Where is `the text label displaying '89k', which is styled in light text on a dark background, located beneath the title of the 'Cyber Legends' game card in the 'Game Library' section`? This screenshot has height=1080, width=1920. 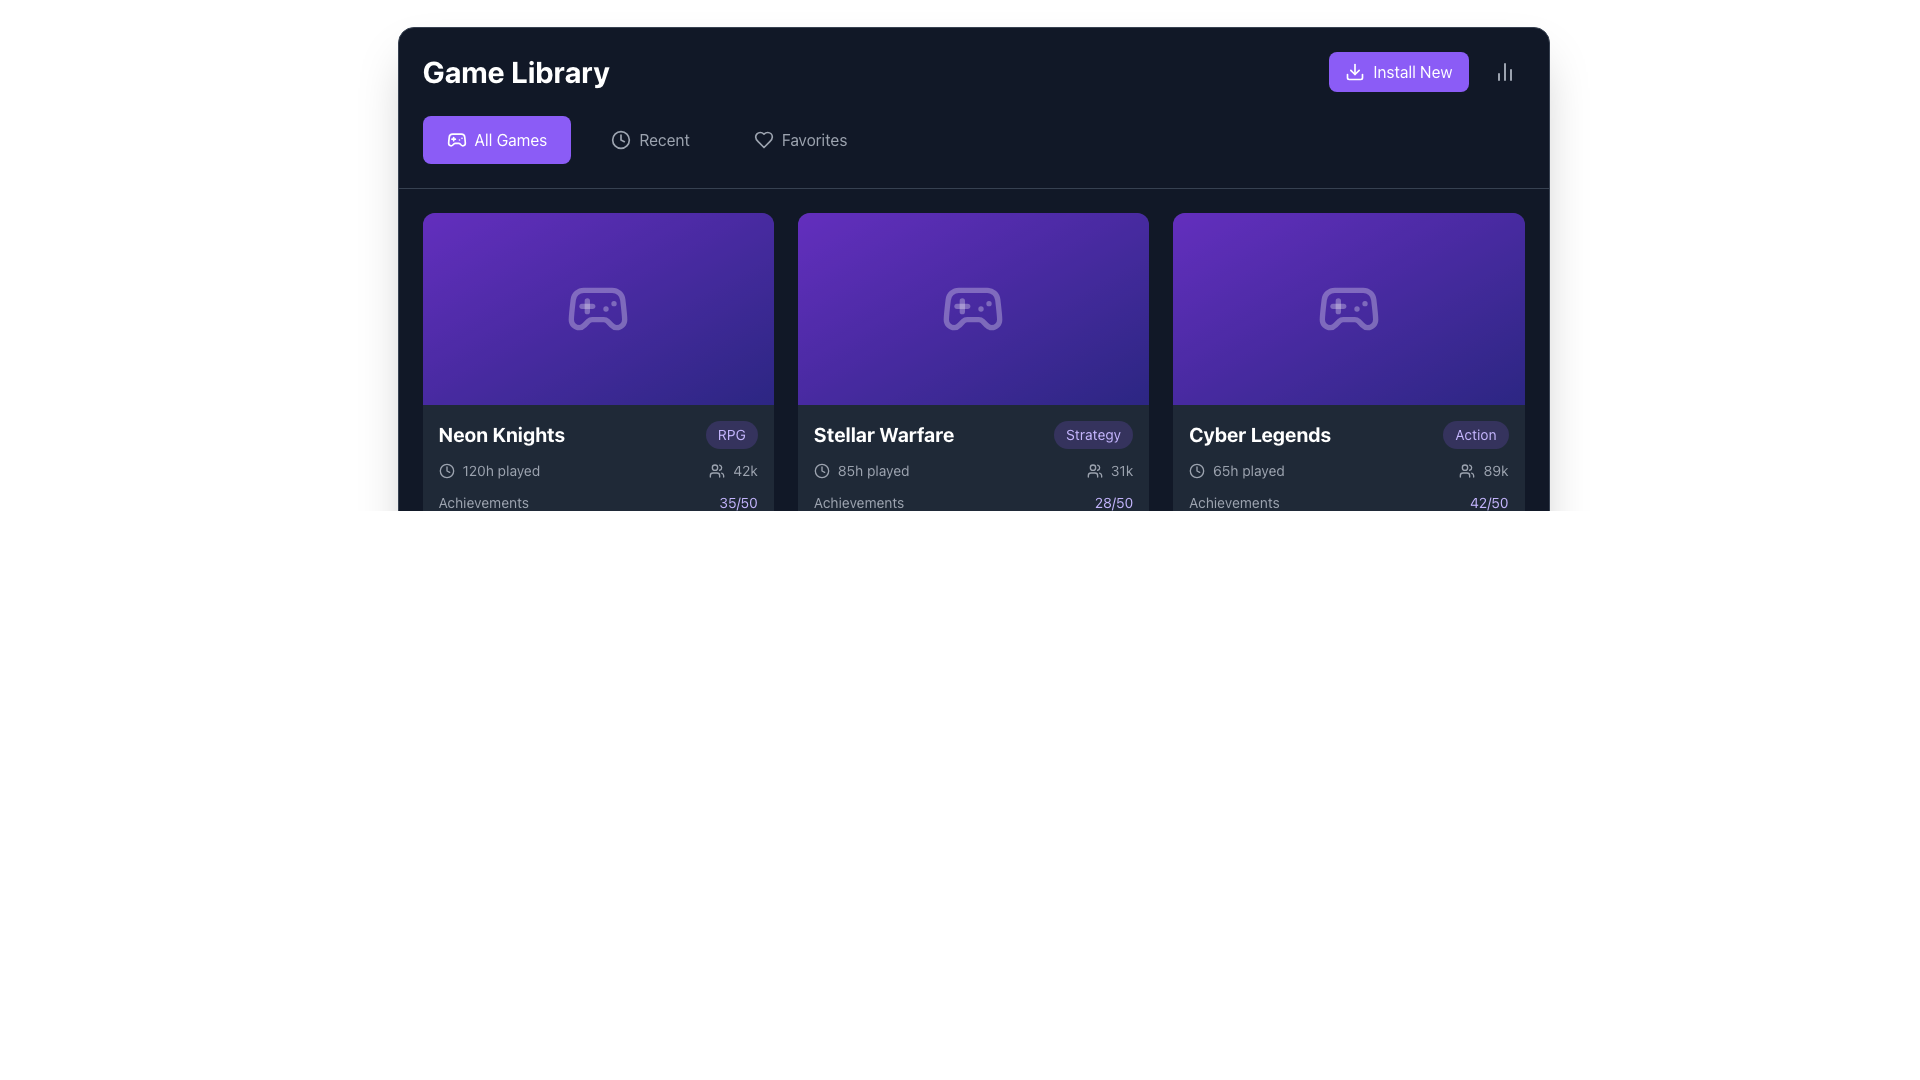
the text label displaying '89k', which is styled in light text on a dark background, located beneath the title of the 'Cyber Legends' game card in the 'Game Library' section is located at coordinates (1496, 470).